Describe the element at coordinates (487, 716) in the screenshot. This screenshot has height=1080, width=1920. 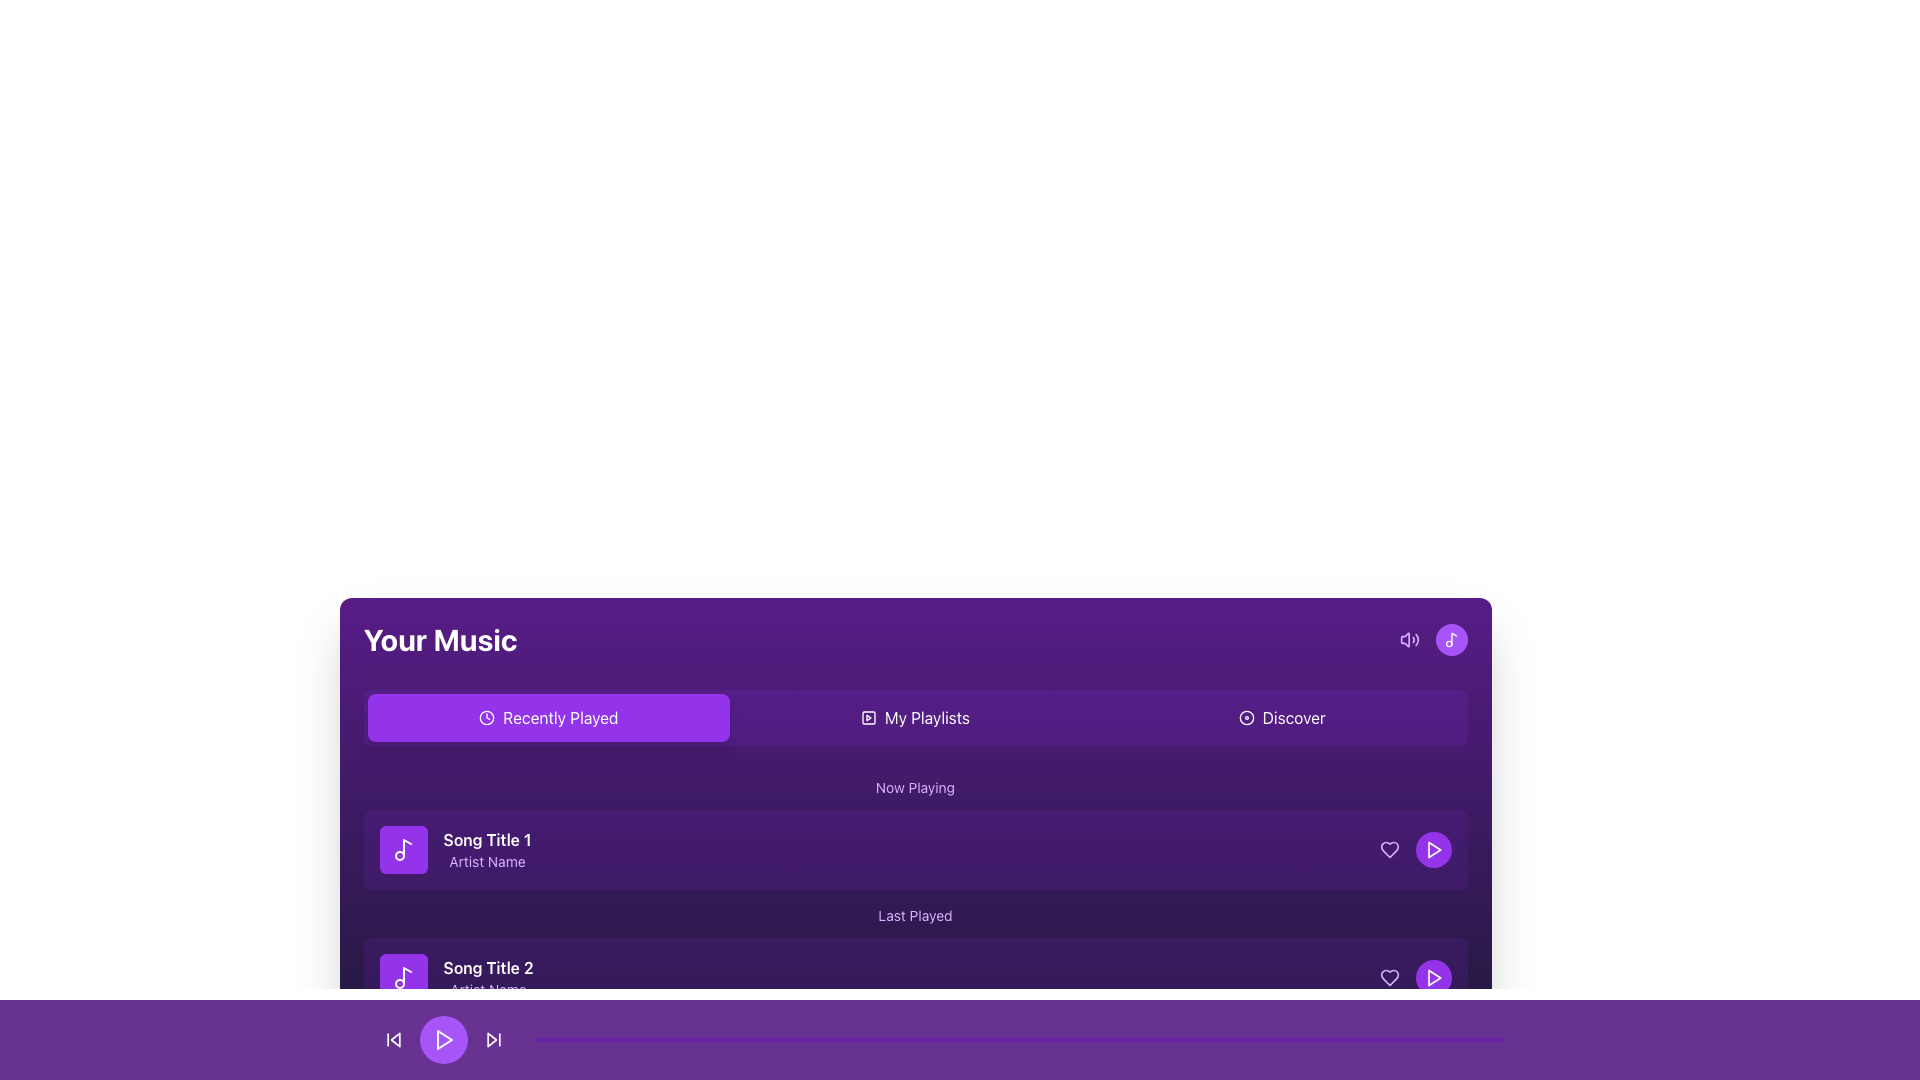
I see `the clock icon located within the purple button at the top-left of the interface, which is positioned to the left of the 'Recently Played' text under the 'Your Music' heading` at that location.